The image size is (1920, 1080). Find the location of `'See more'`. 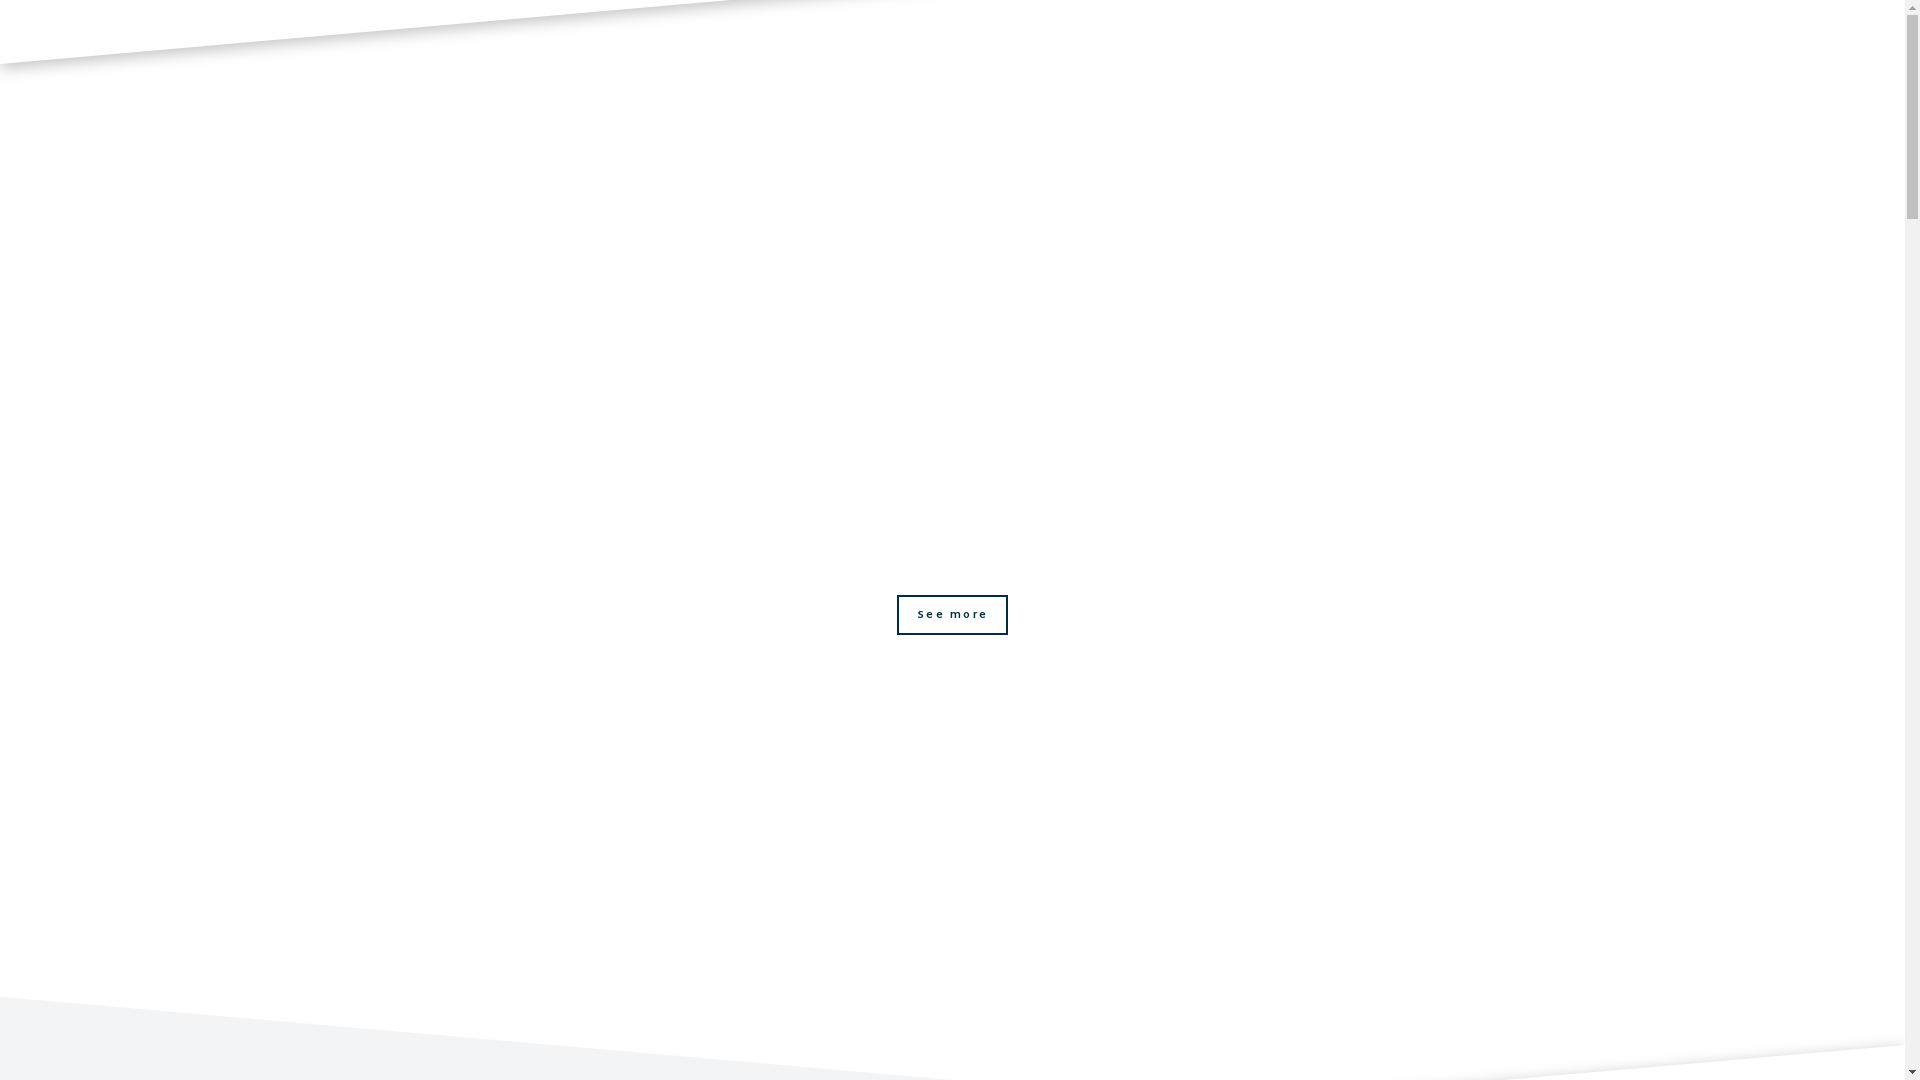

'See more' is located at coordinates (896, 613).